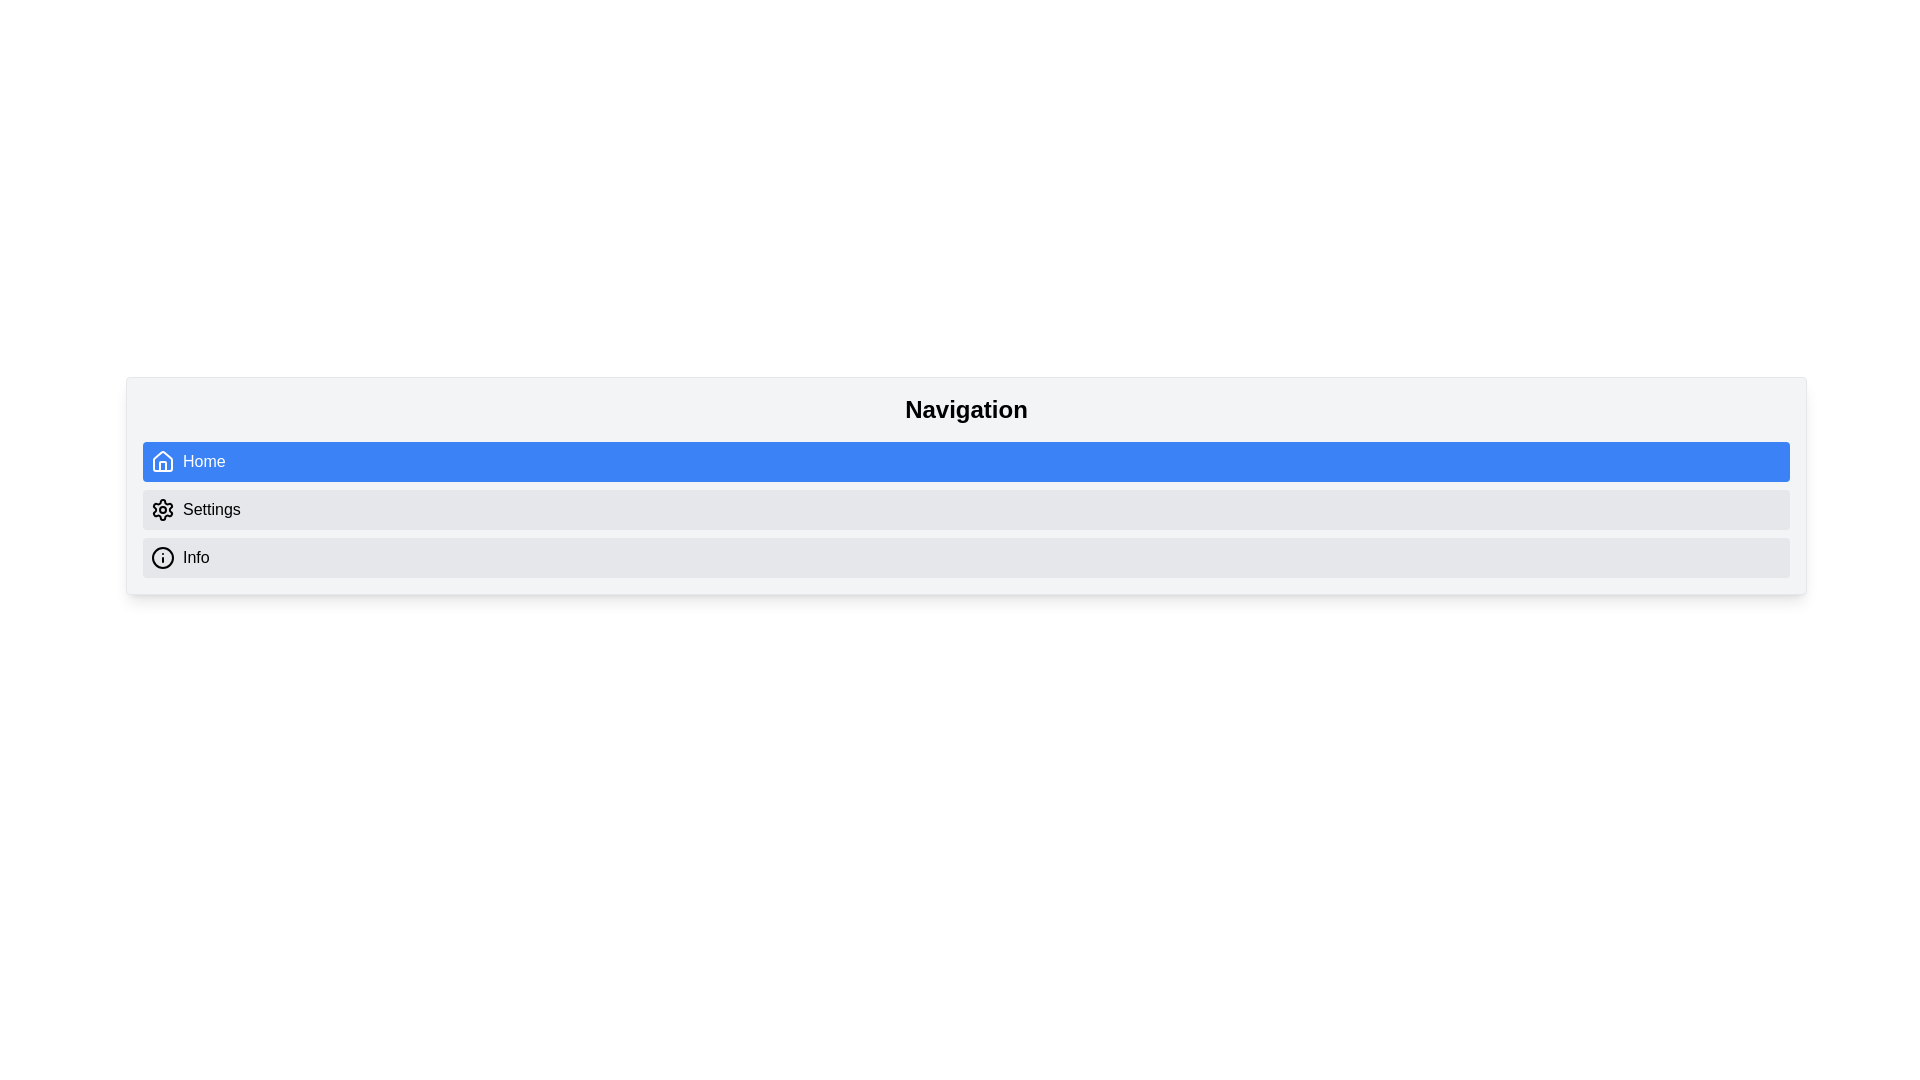  I want to click on the gear-shaped icon in the 'Settings' row of the navigation menu, so click(163, 508).